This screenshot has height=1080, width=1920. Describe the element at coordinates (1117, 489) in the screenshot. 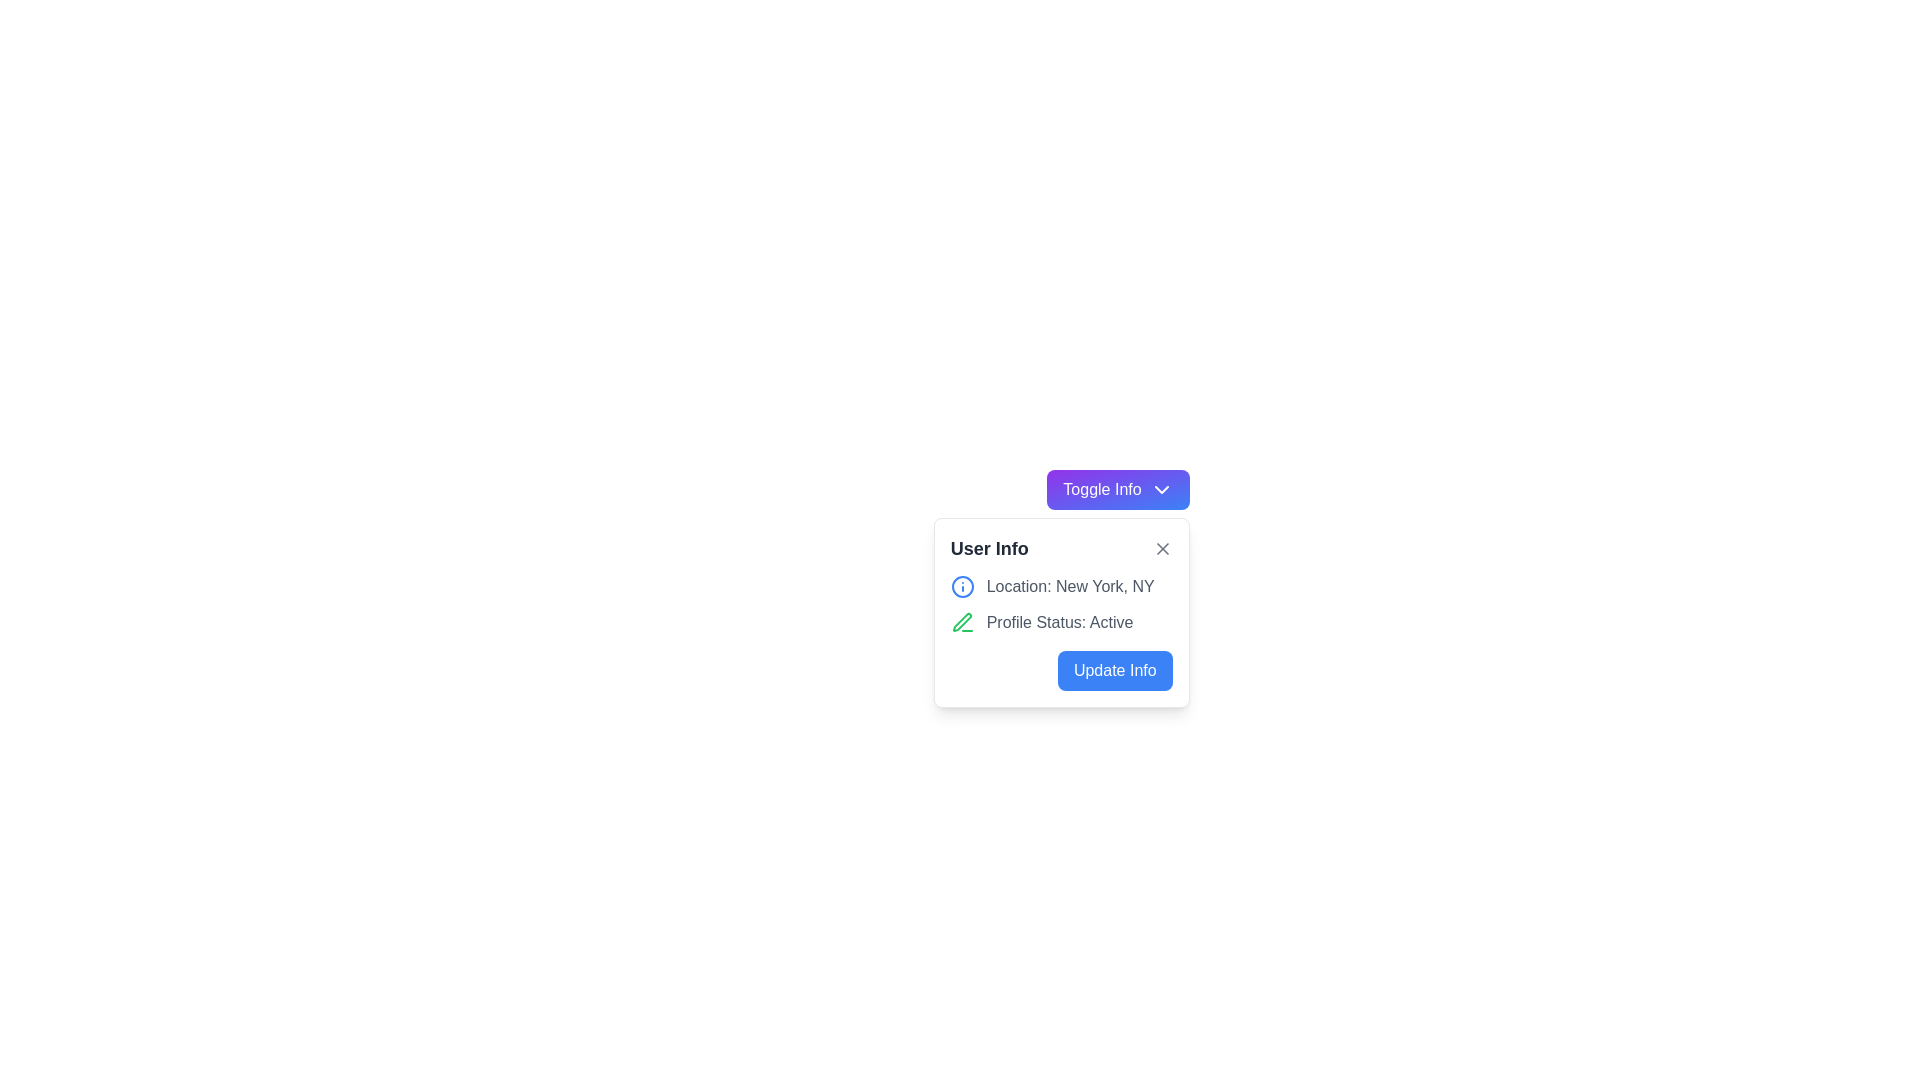

I see `the toggle button located in the top-right corner of the modal` at that location.